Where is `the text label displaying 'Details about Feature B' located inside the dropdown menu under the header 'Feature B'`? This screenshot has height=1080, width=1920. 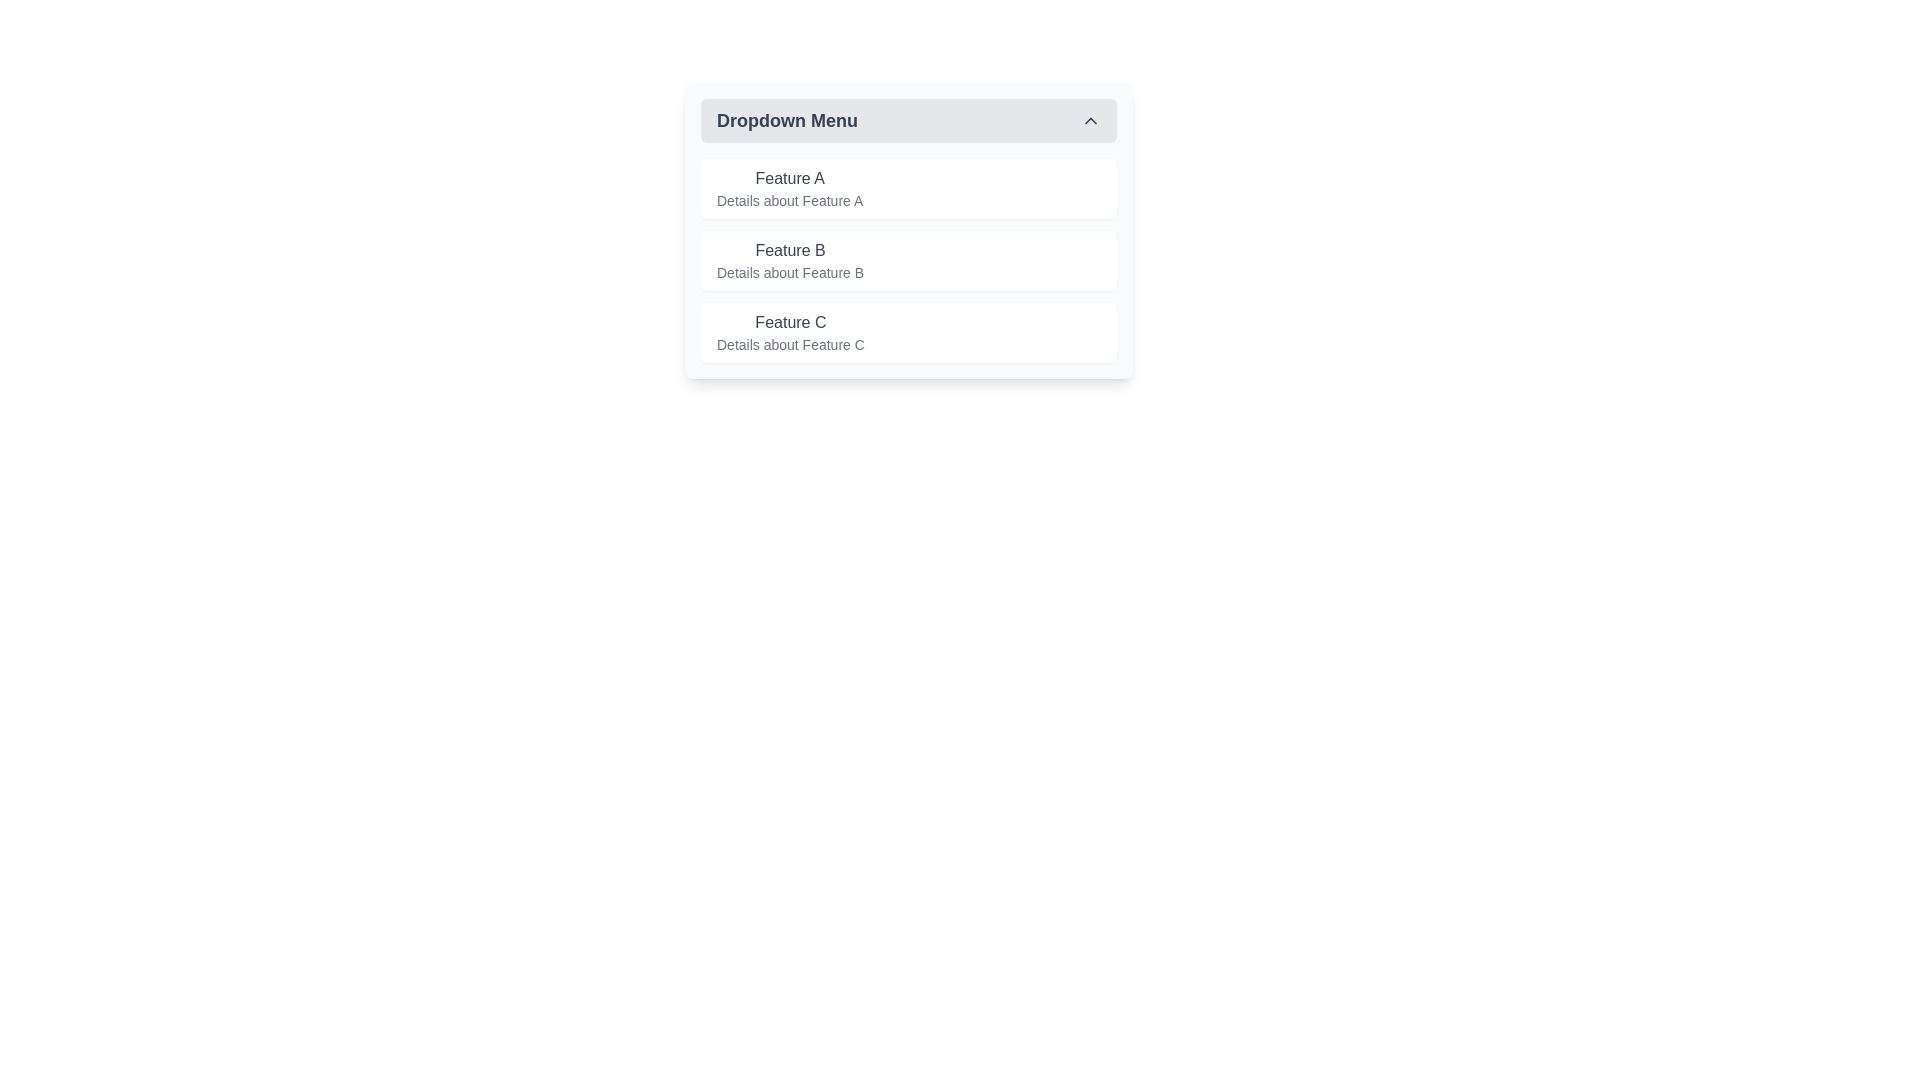 the text label displaying 'Details about Feature B' located inside the dropdown menu under the header 'Feature B' is located at coordinates (789, 273).